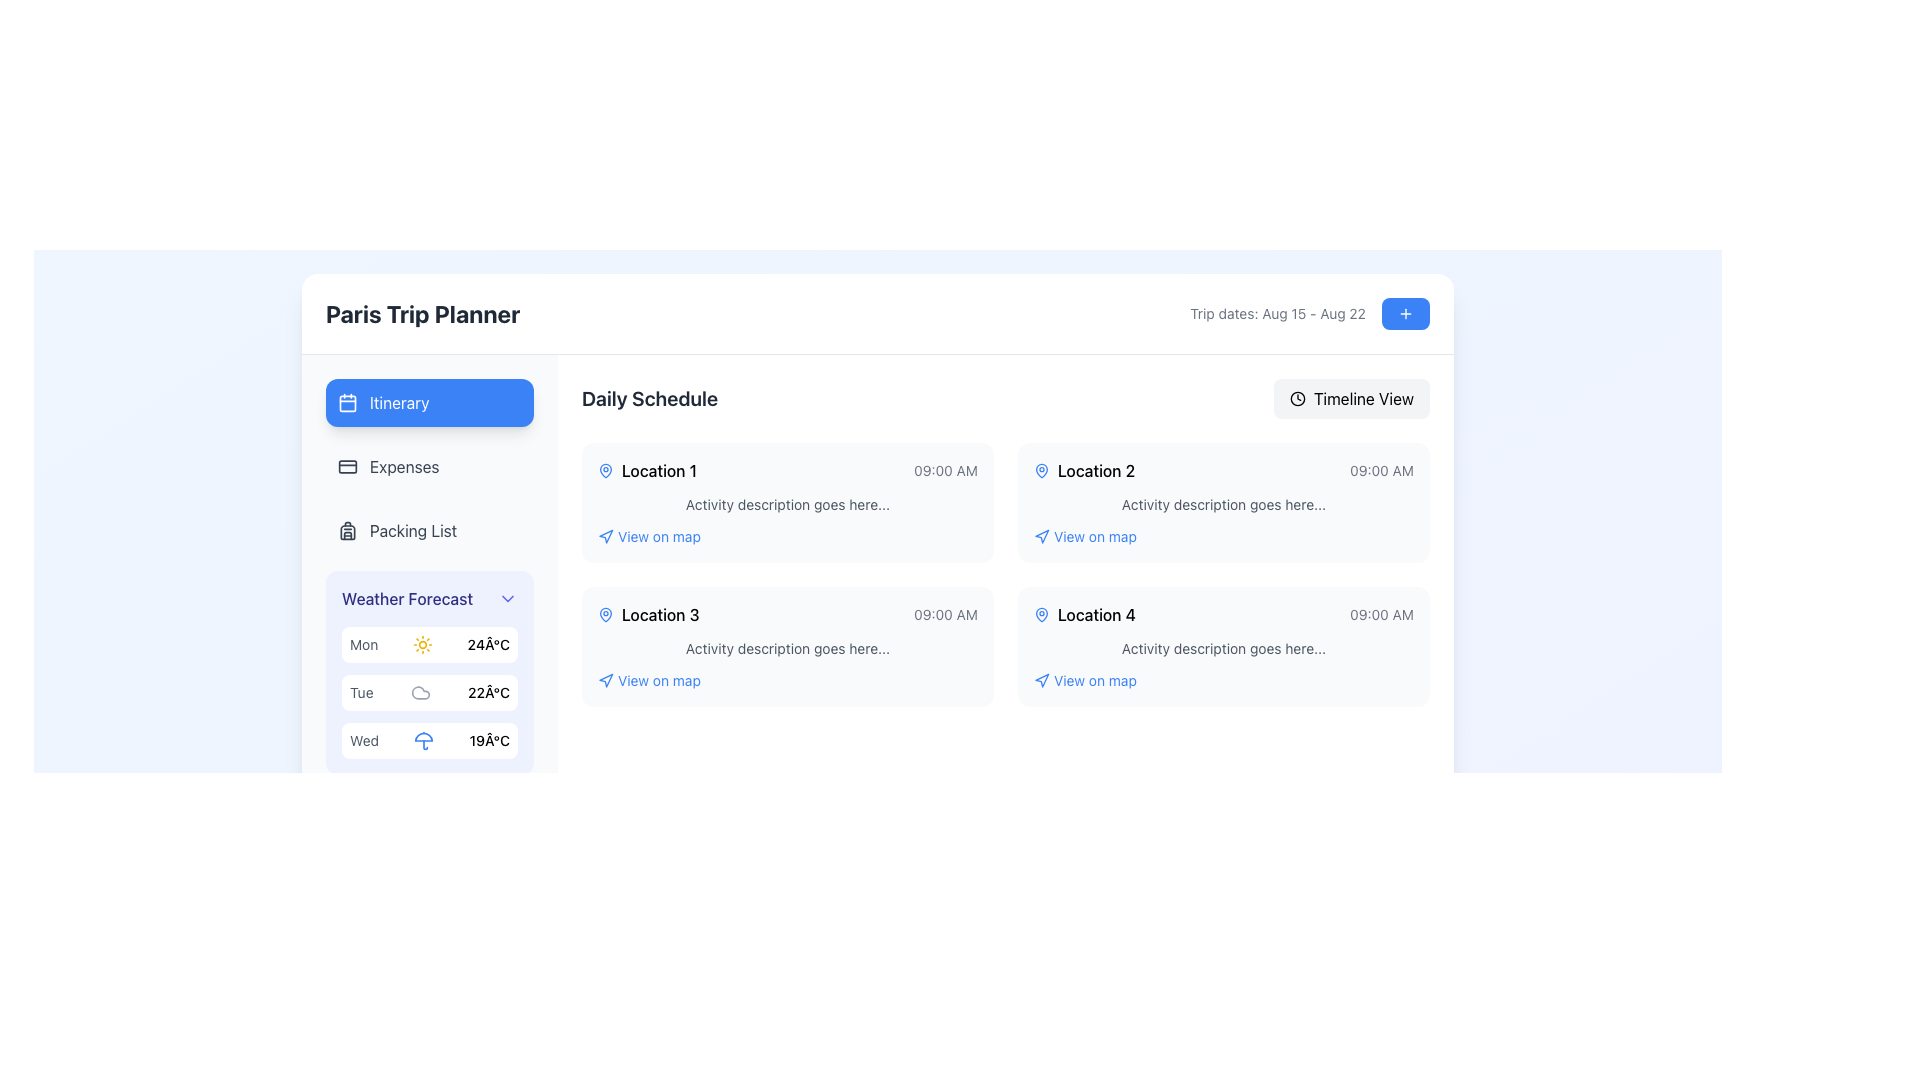  I want to click on the interactive text label 'View on map' located beneath 'Location 1' in the 'Daily Schedule' section, so click(659, 535).